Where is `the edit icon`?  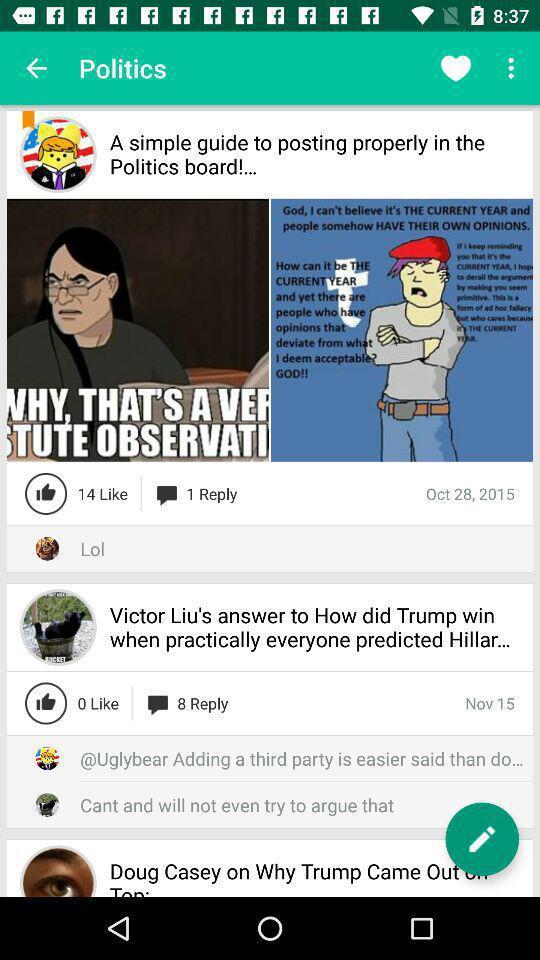
the edit icon is located at coordinates (481, 839).